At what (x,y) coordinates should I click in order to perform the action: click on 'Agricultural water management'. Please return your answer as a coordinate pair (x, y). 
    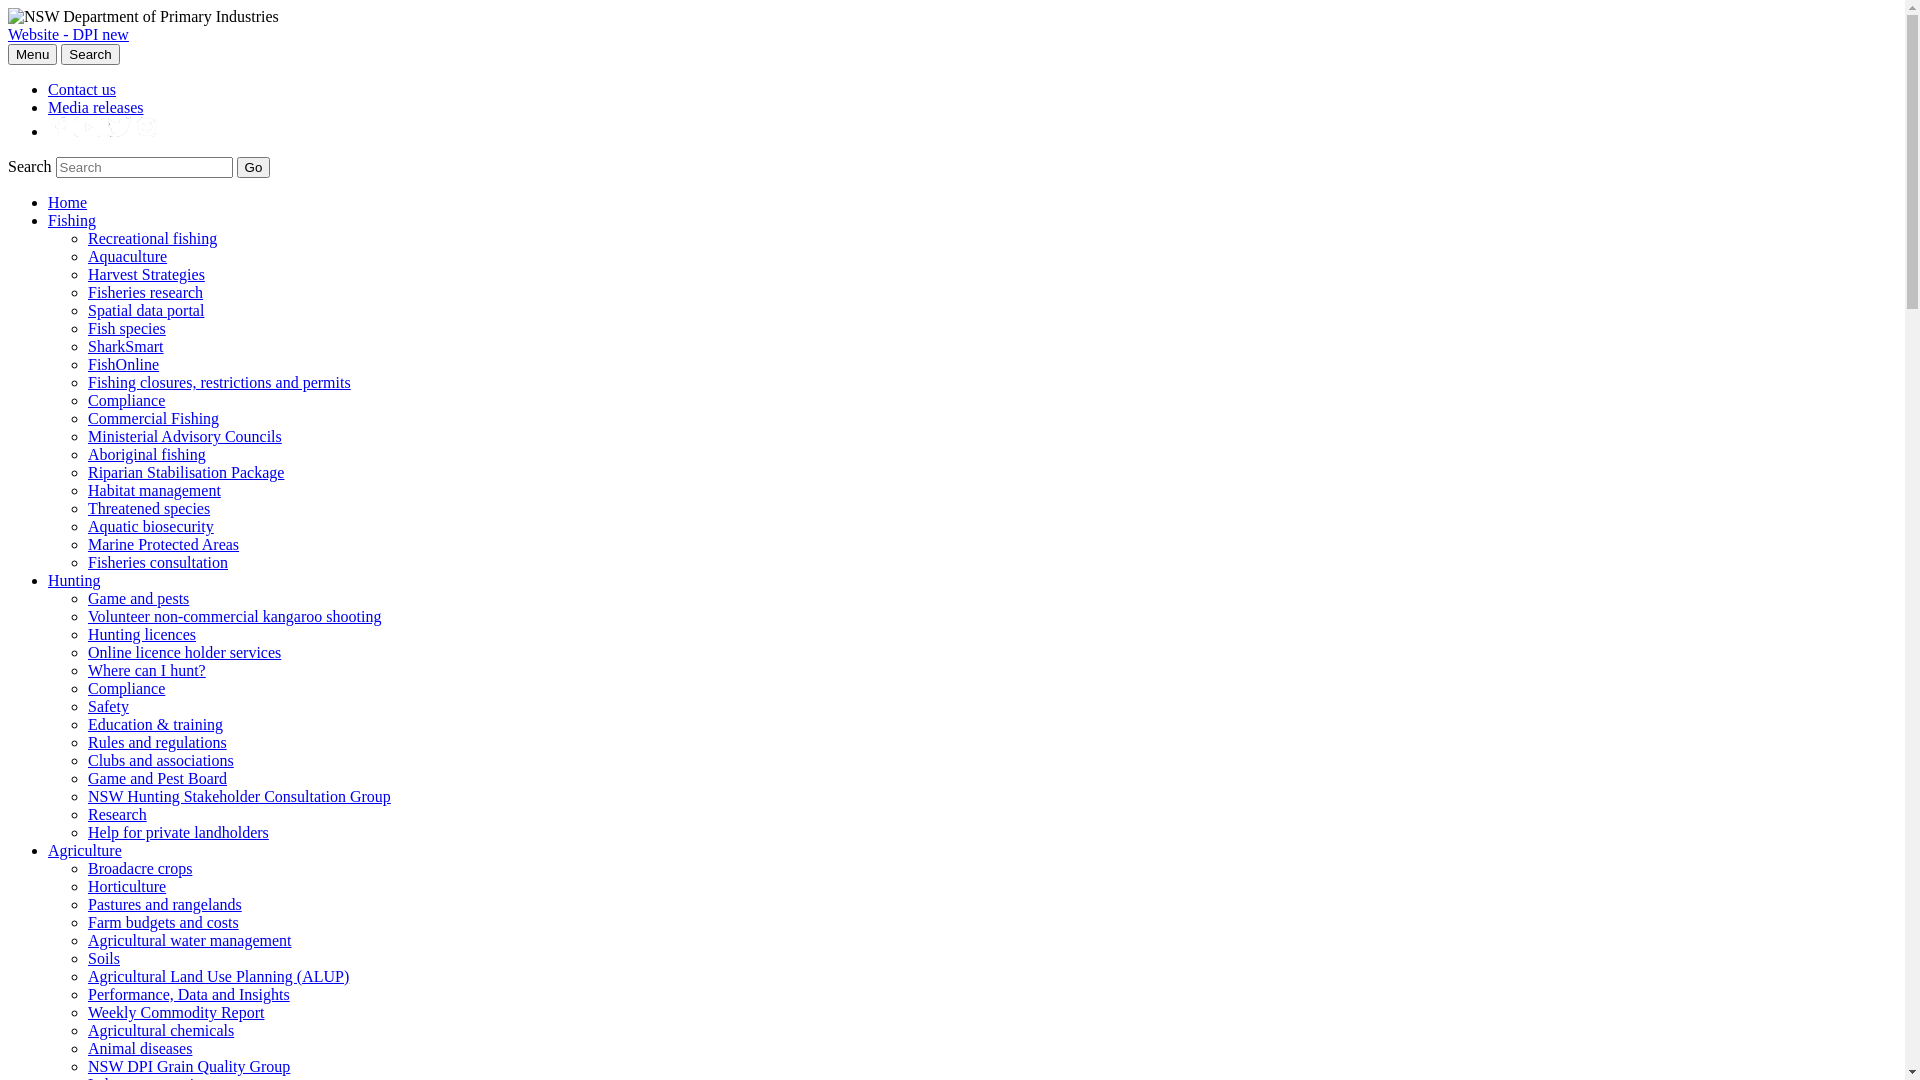
    Looking at the image, I should click on (86, 940).